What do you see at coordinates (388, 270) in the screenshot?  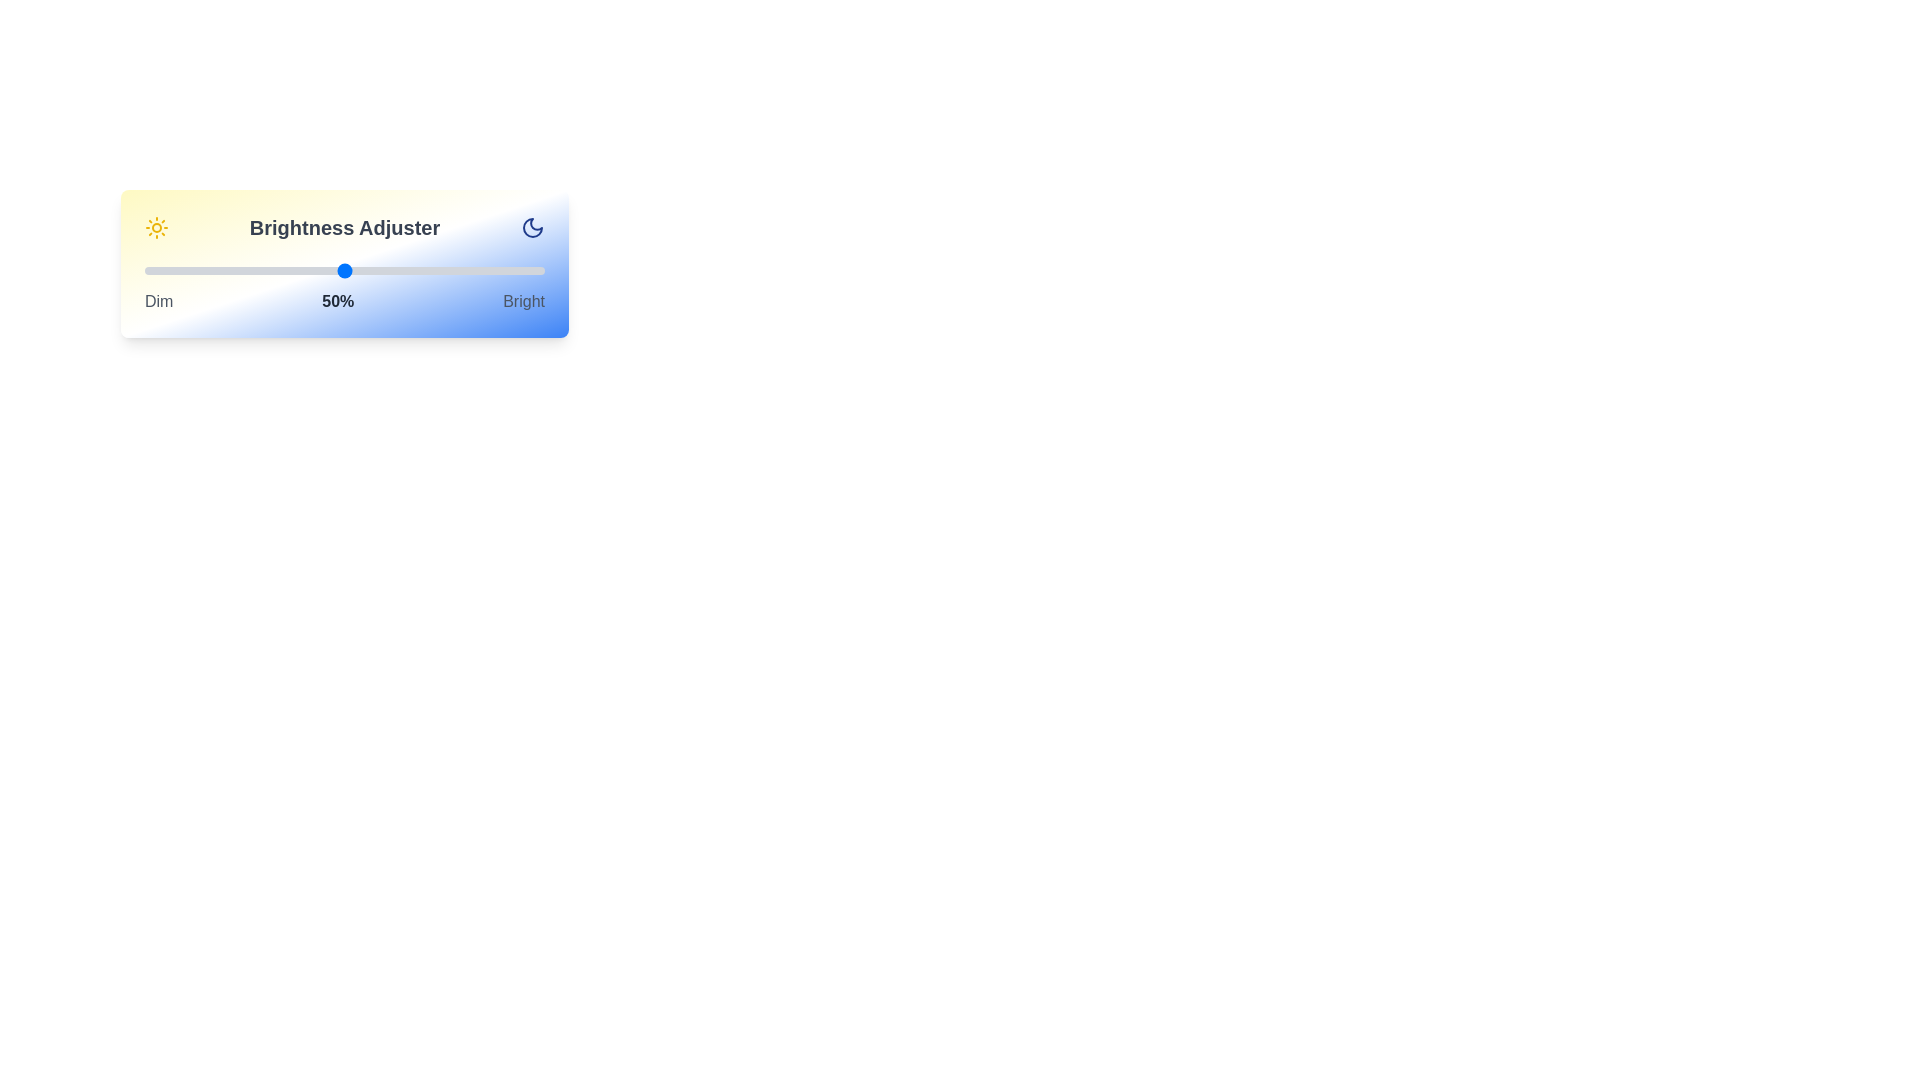 I see `the brightness to 61% using the slider` at bounding box center [388, 270].